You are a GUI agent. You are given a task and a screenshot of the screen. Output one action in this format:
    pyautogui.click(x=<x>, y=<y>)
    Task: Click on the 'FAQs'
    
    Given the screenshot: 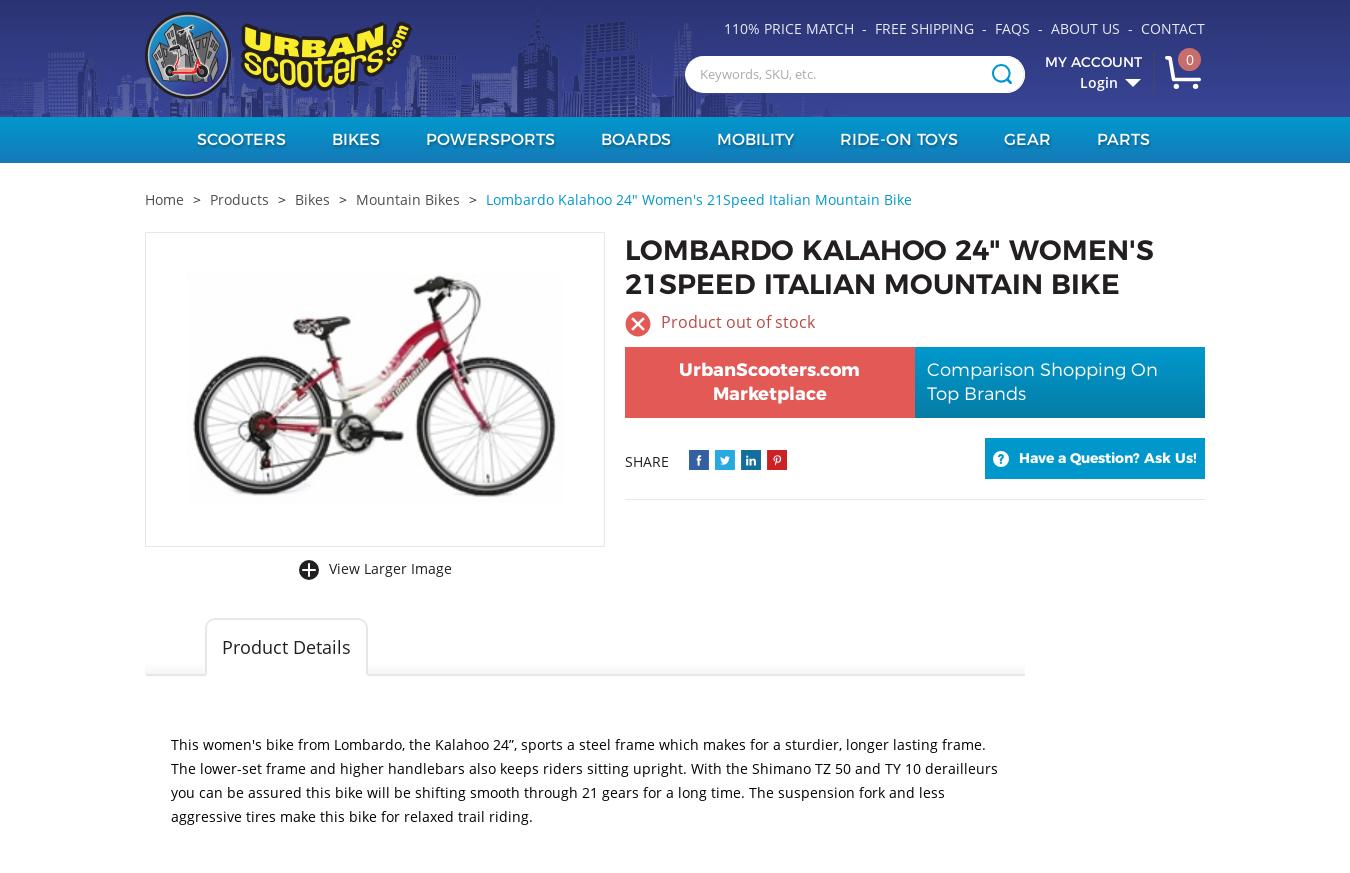 What is the action you would take?
    pyautogui.click(x=1011, y=27)
    